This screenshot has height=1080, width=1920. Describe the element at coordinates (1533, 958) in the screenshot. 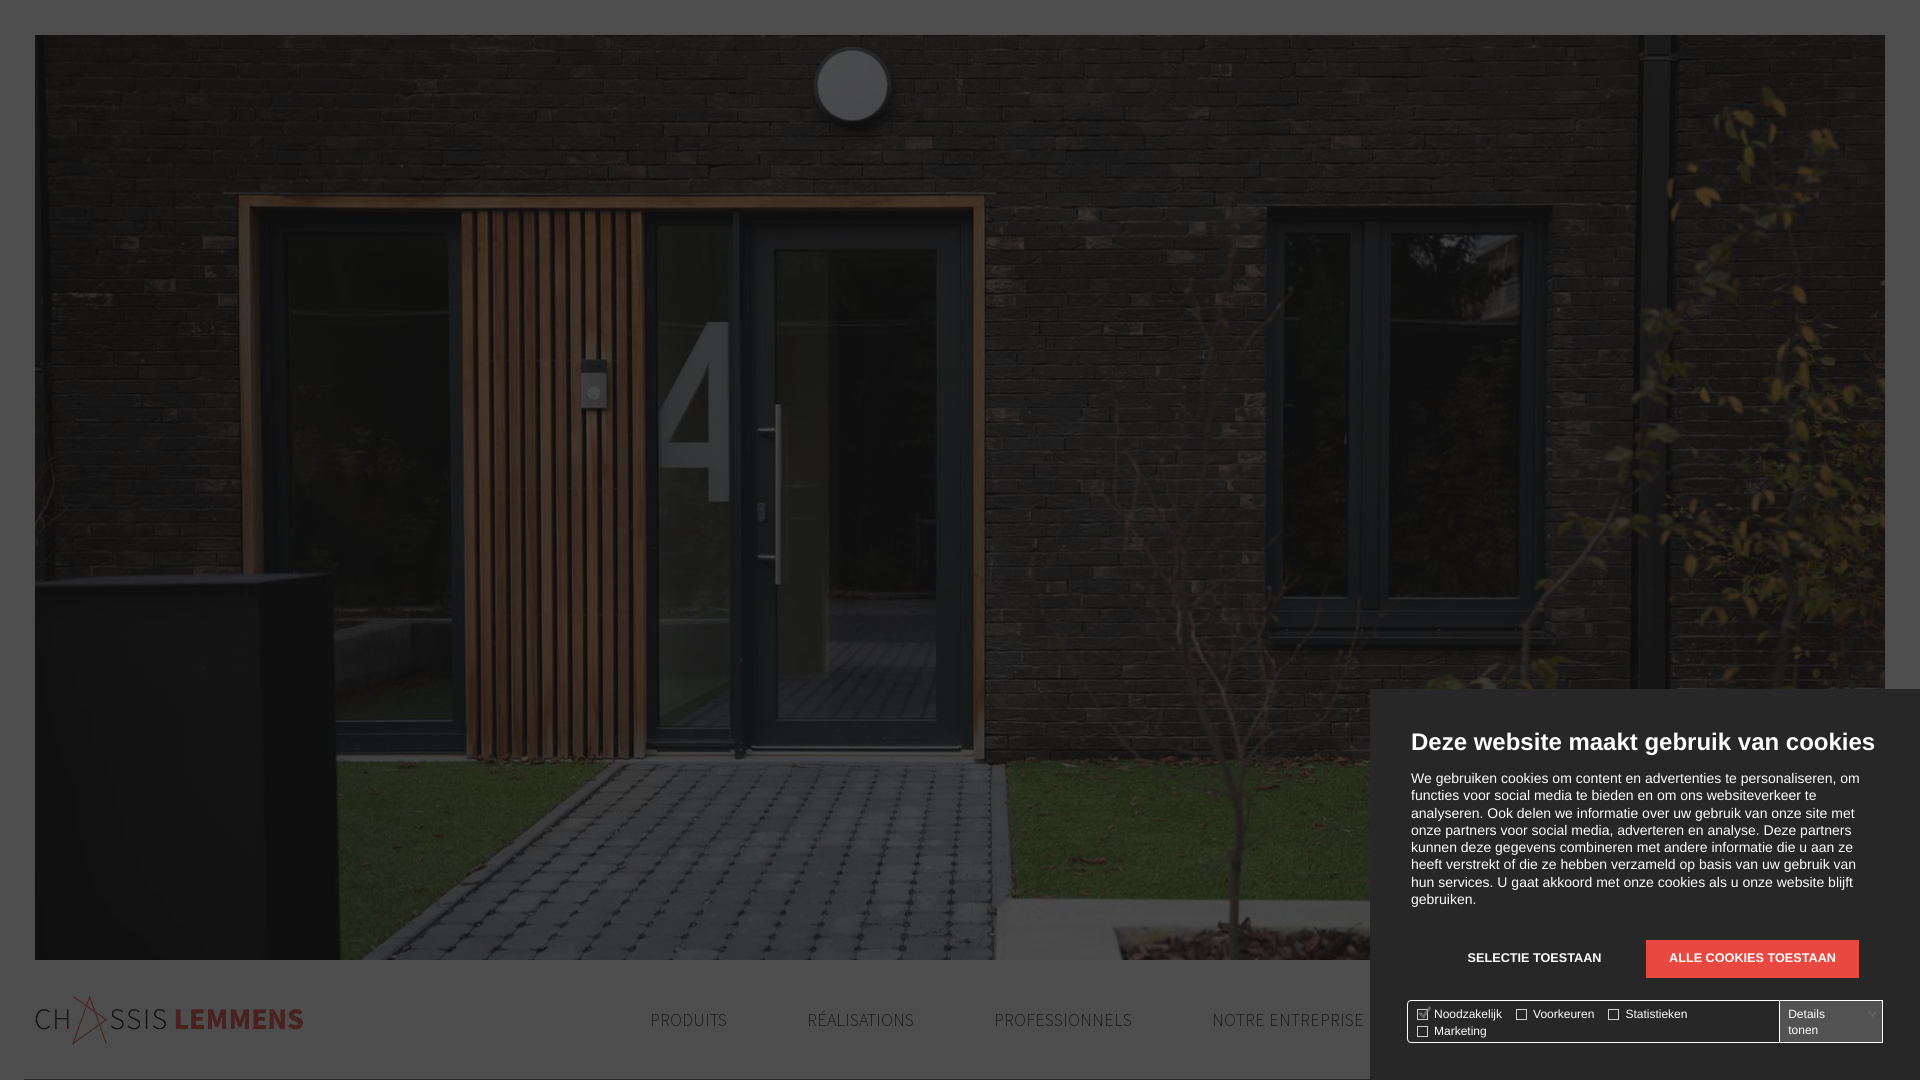

I see `'SELECTIE TOESTAAN'` at that location.